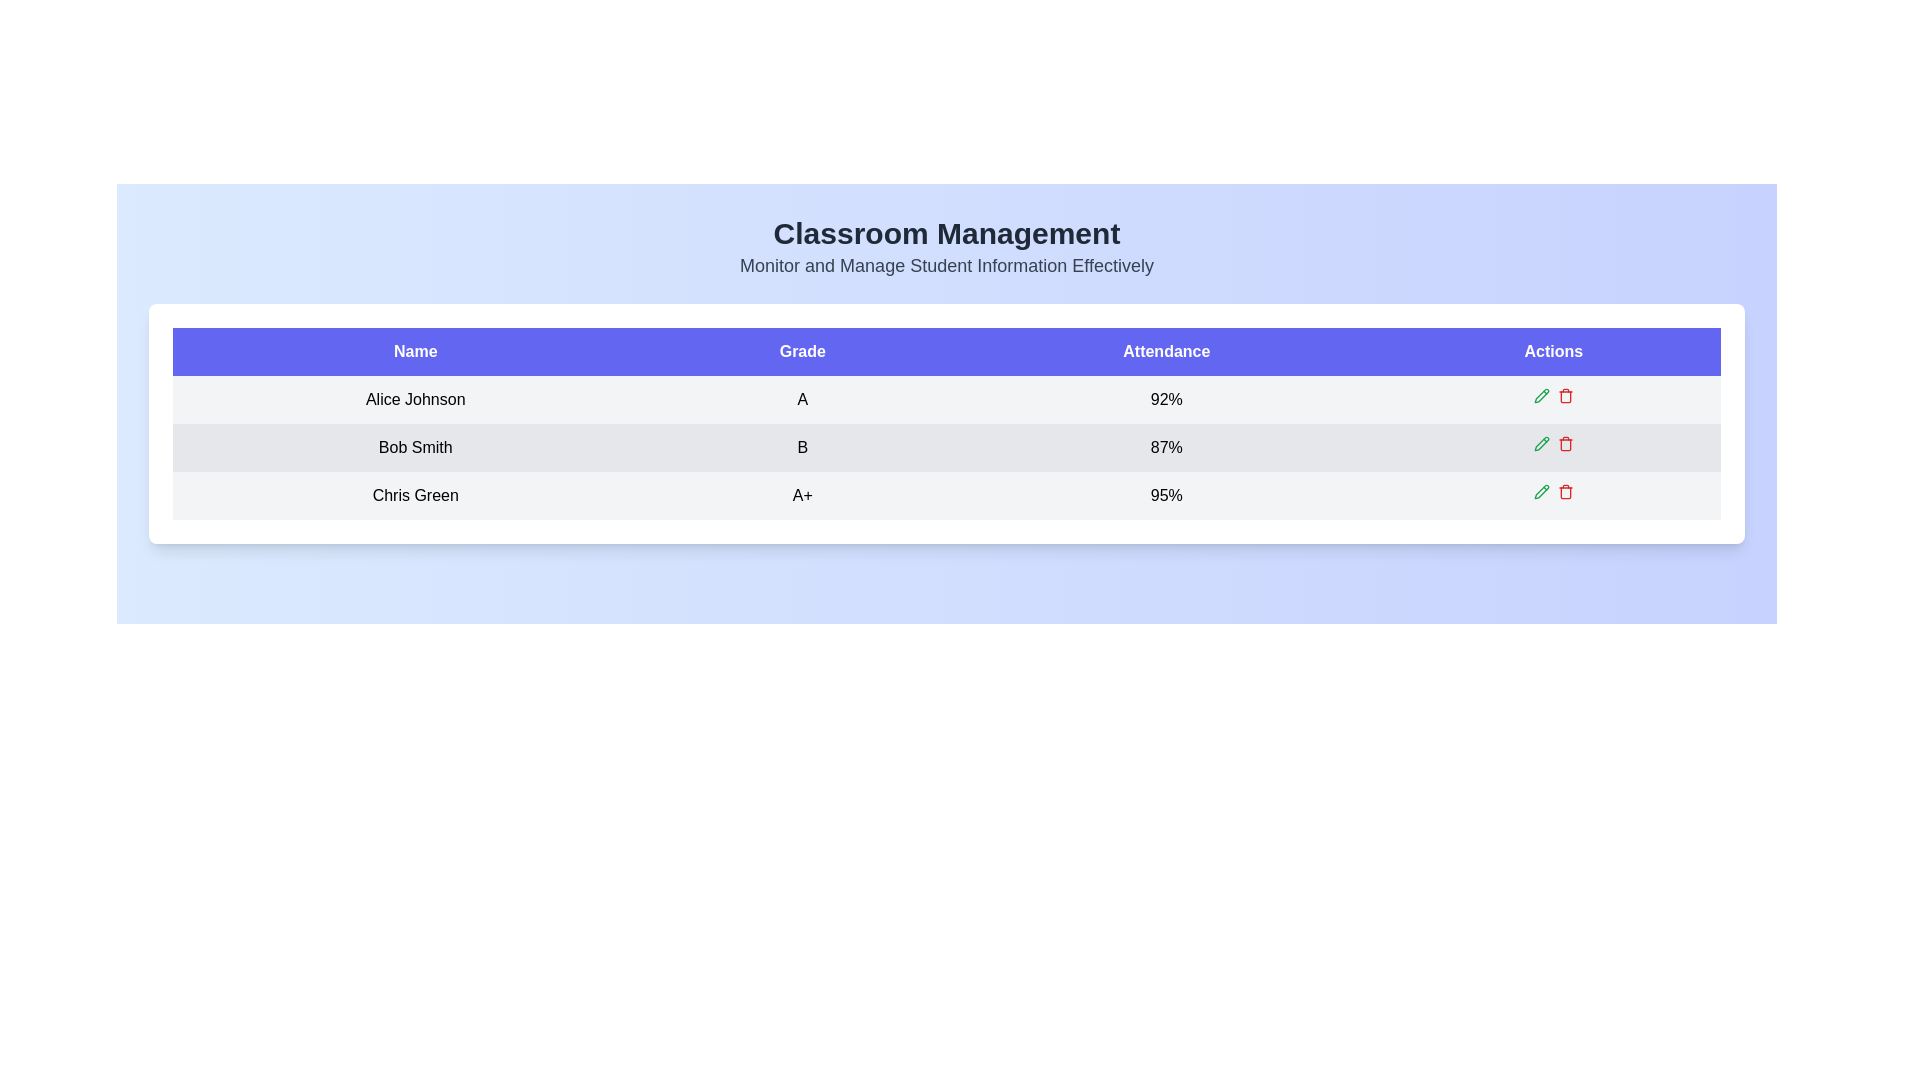 Image resolution: width=1920 pixels, height=1080 pixels. Describe the element at coordinates (1166, 495) in the screenshot. I see `the text label displaying '95%' in the Attendance column of the row labeled 'Chris Green' with a grade of 'A+'` at that location.